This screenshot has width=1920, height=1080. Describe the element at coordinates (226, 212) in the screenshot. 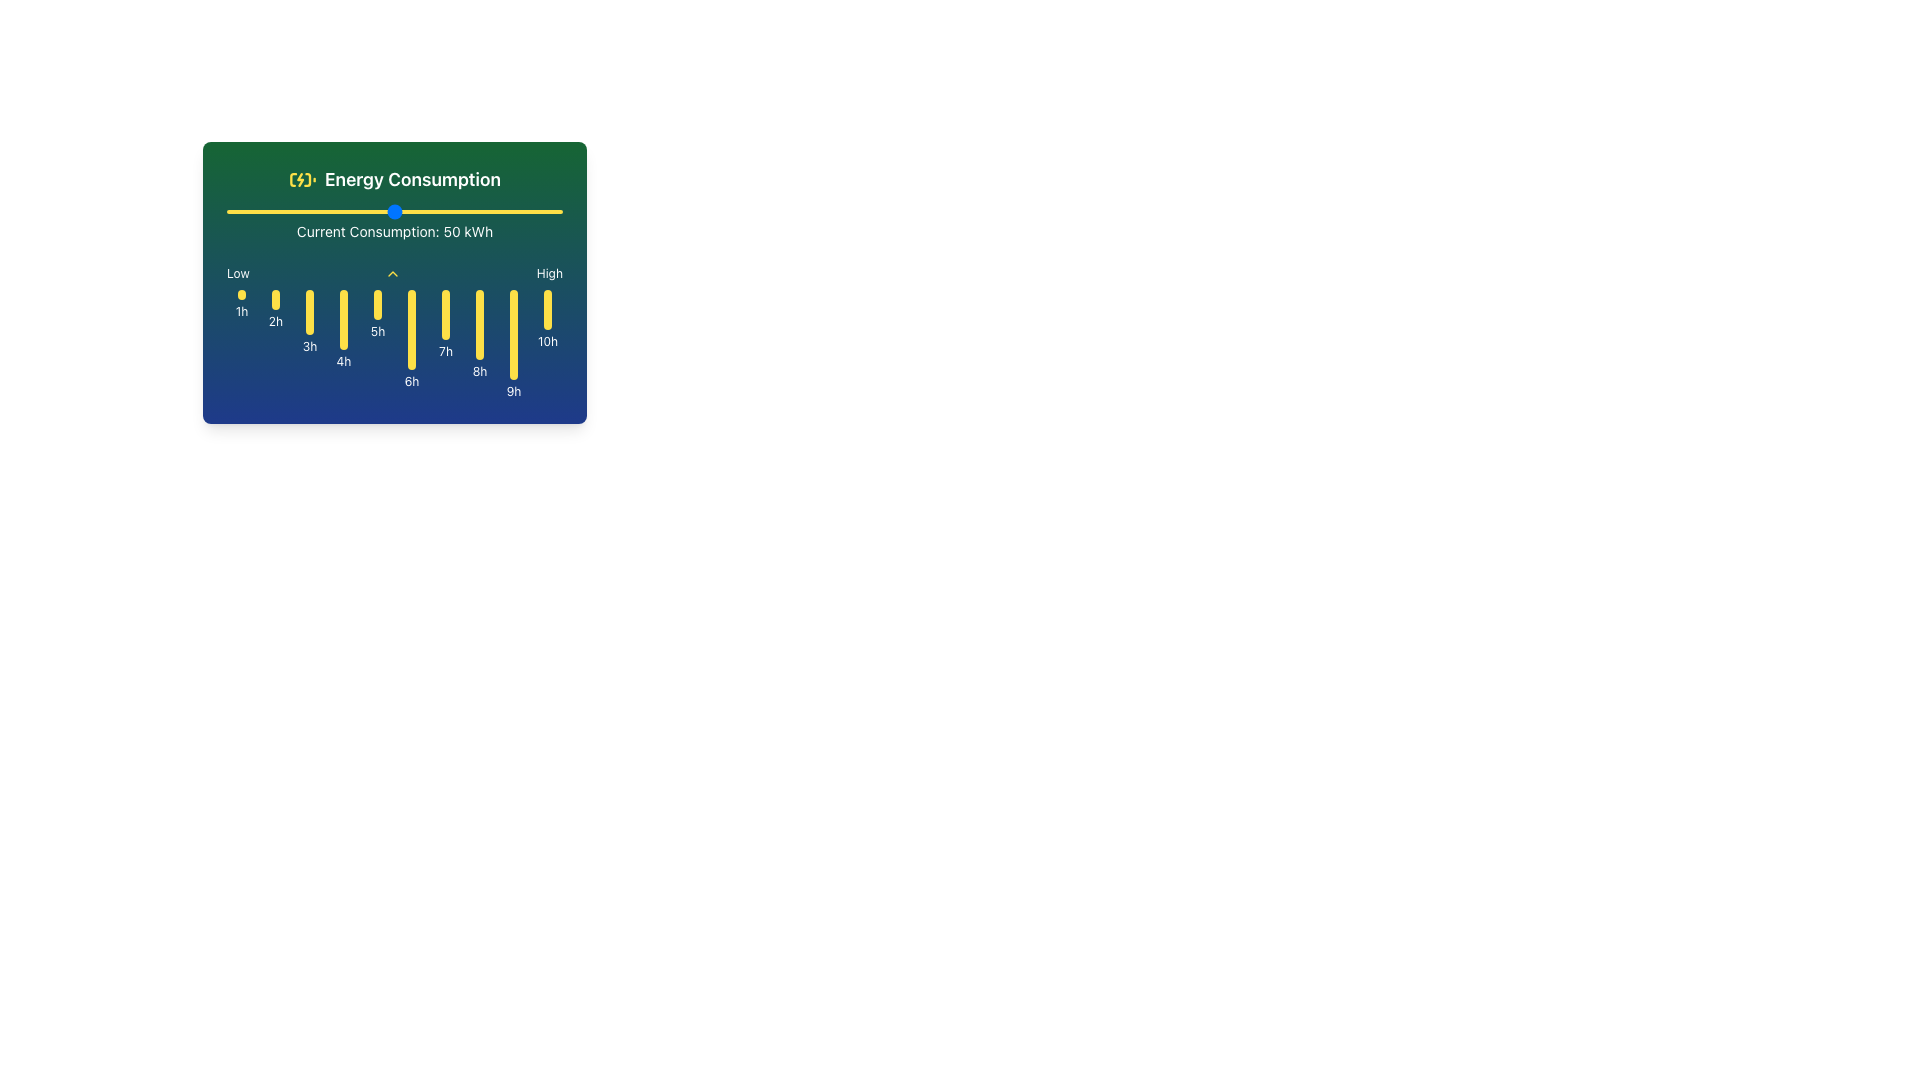

I see `current consumption` at that location.